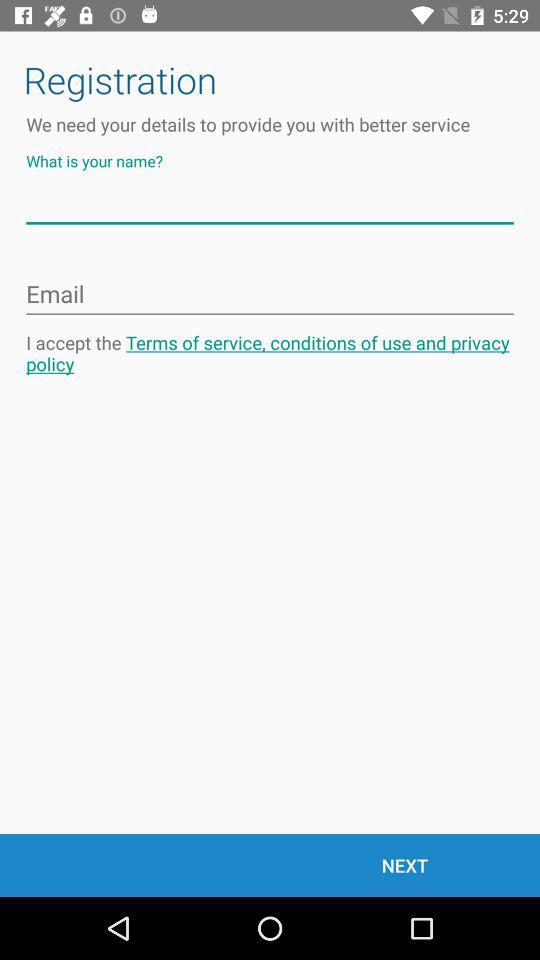 This screenshot has height=960, width=540. I want to click on registration my name, so click(270, 204).